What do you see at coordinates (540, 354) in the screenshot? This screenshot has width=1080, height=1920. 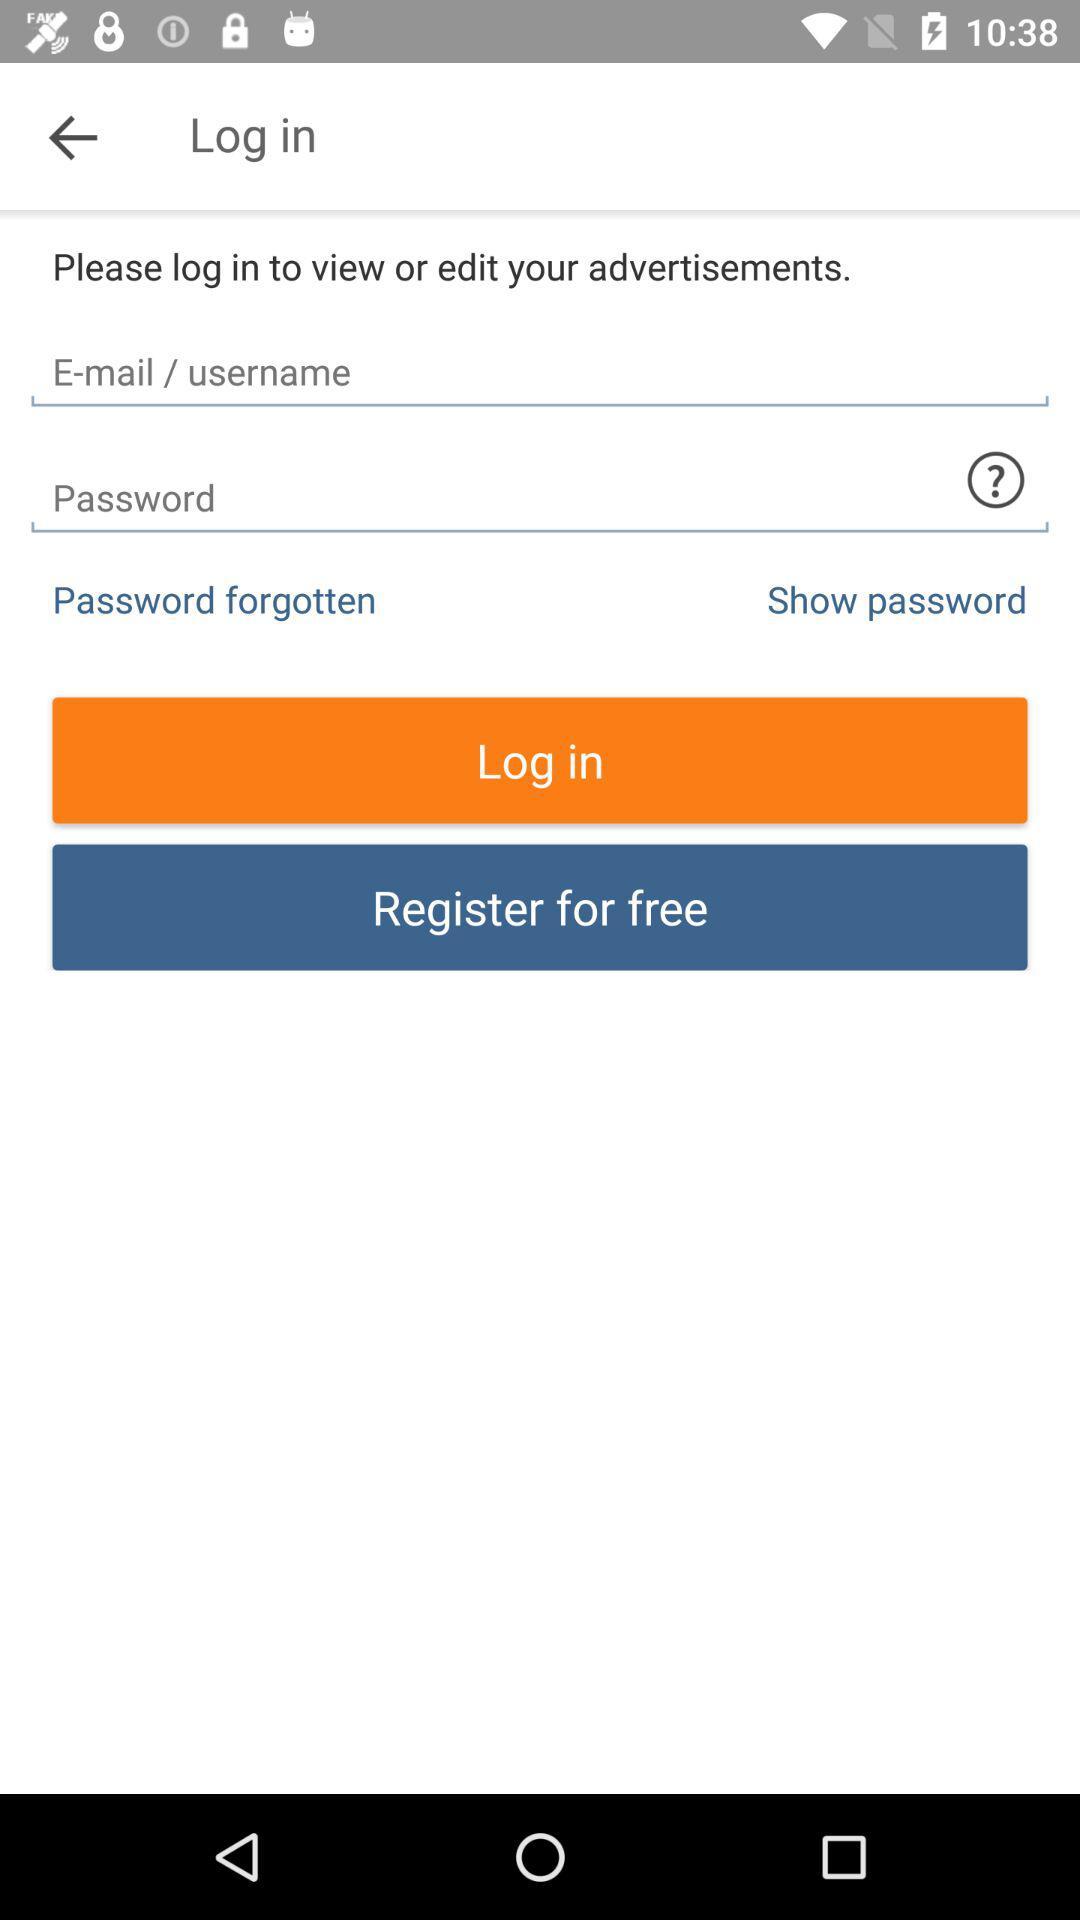 I see `email or username` at bounding box center [540, 354].